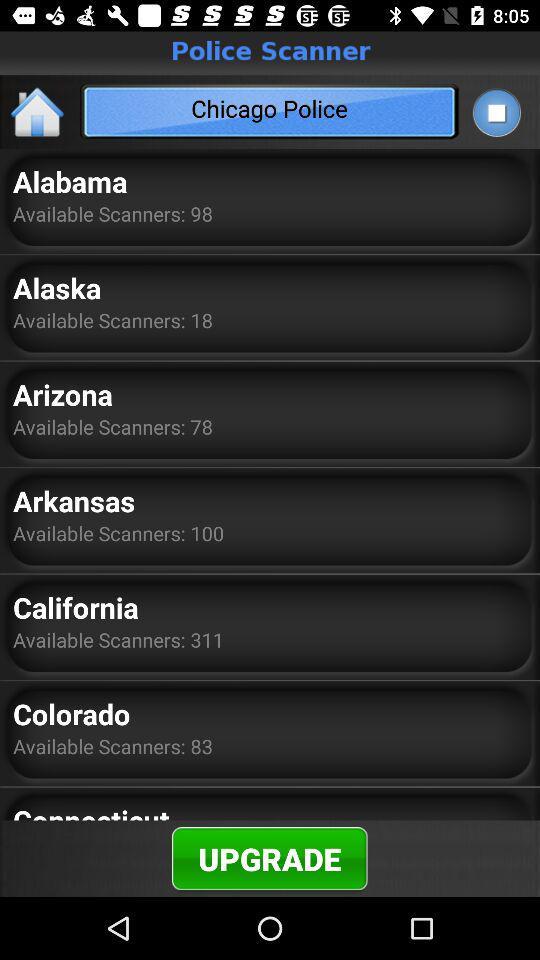 This screenshot has width=540, height=960. Describe the element at coordinates (38, 111) in the screenshot. I see `home screen` at that location.